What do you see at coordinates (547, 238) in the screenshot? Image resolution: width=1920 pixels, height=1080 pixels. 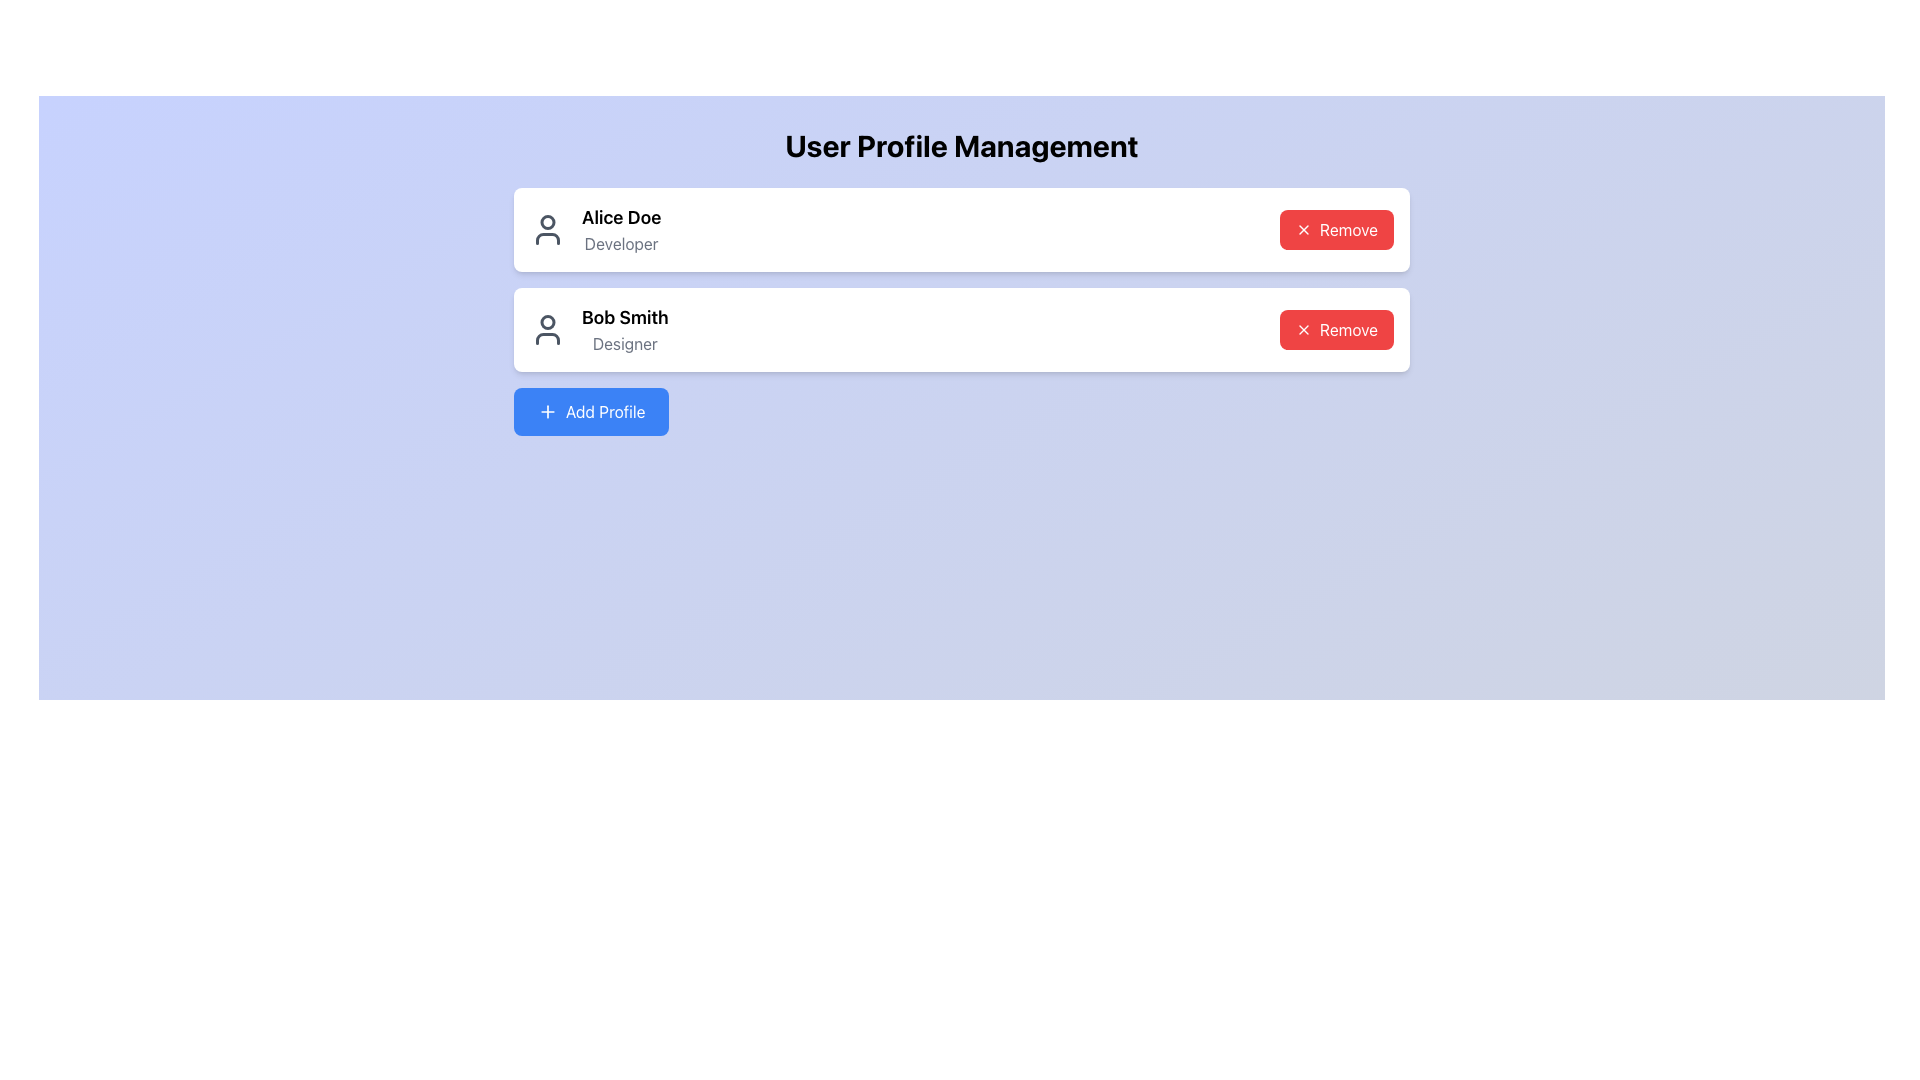 I see `the body portion of the user icon representing Alice Doe in the profile card for potential interaction` at bounding box center [547, 238].